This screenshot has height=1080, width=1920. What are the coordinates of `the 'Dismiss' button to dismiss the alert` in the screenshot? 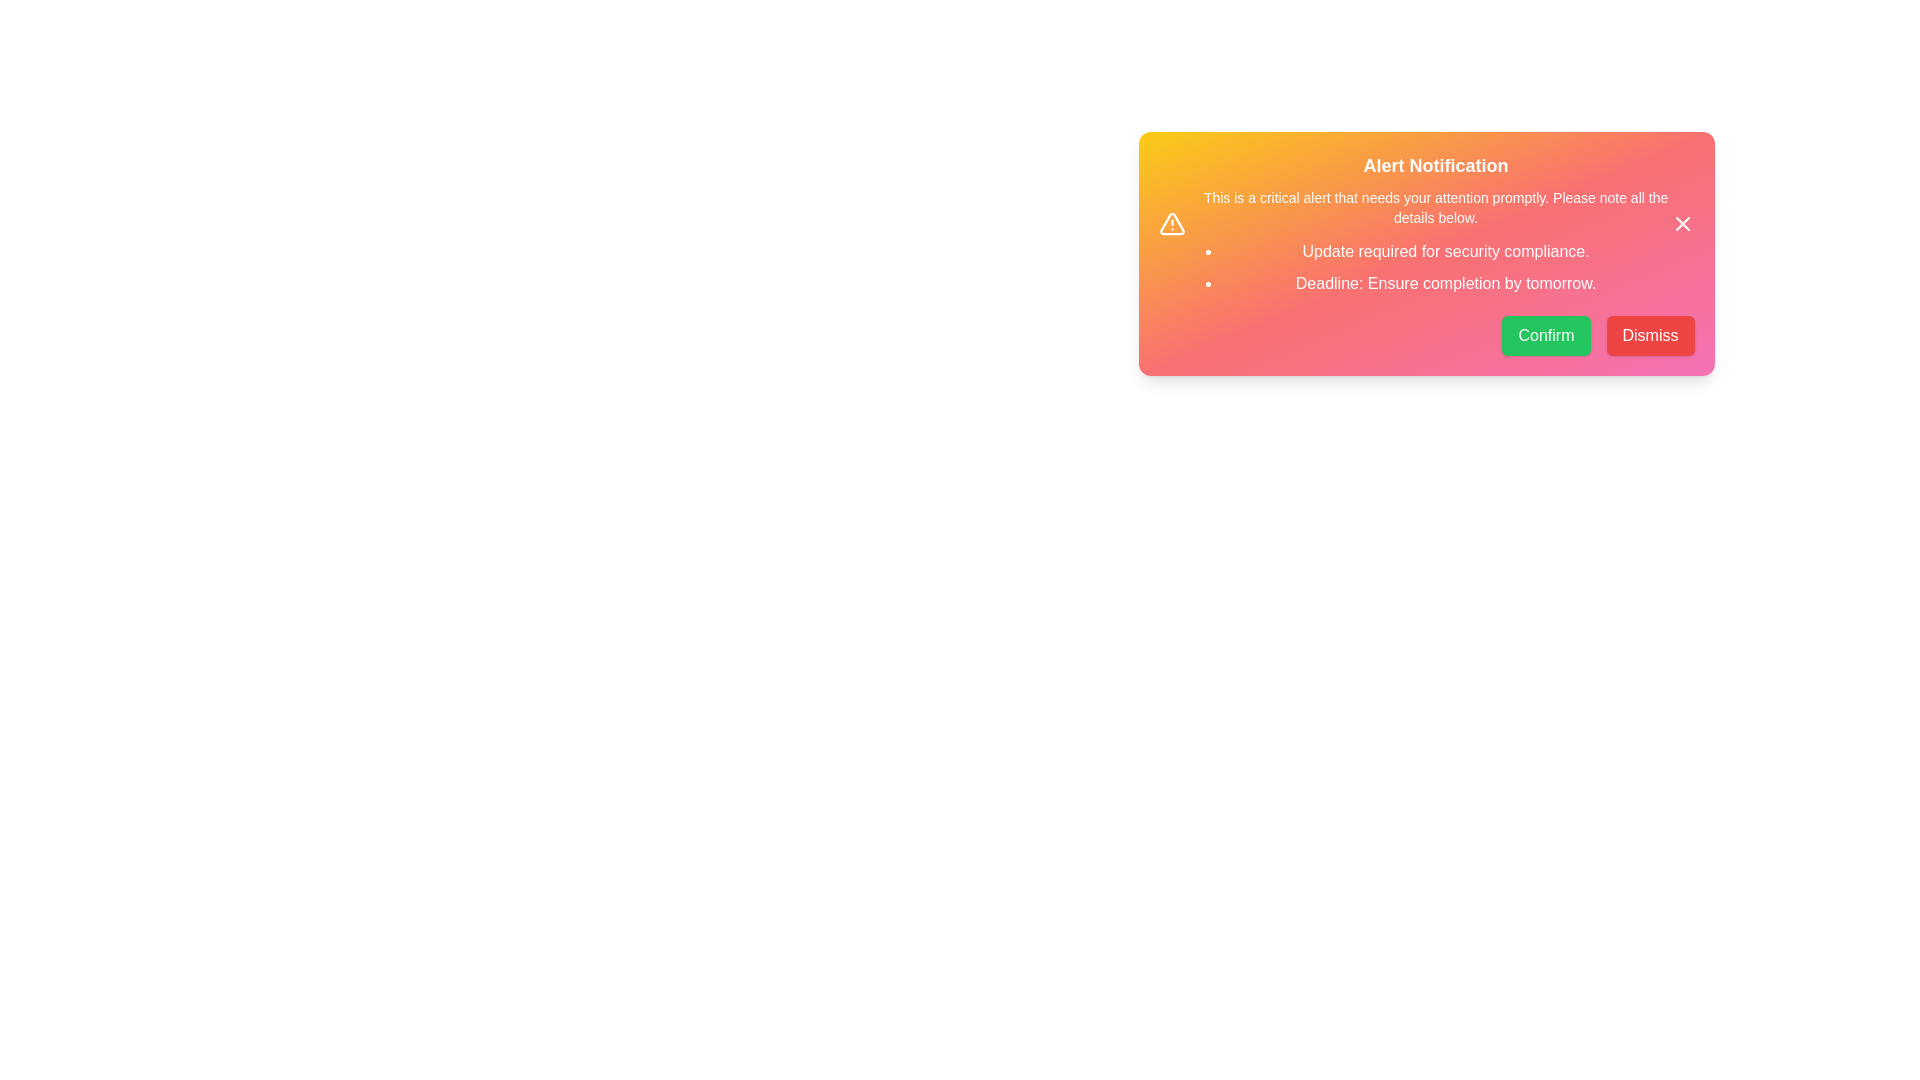 It's located at (1650, 334).